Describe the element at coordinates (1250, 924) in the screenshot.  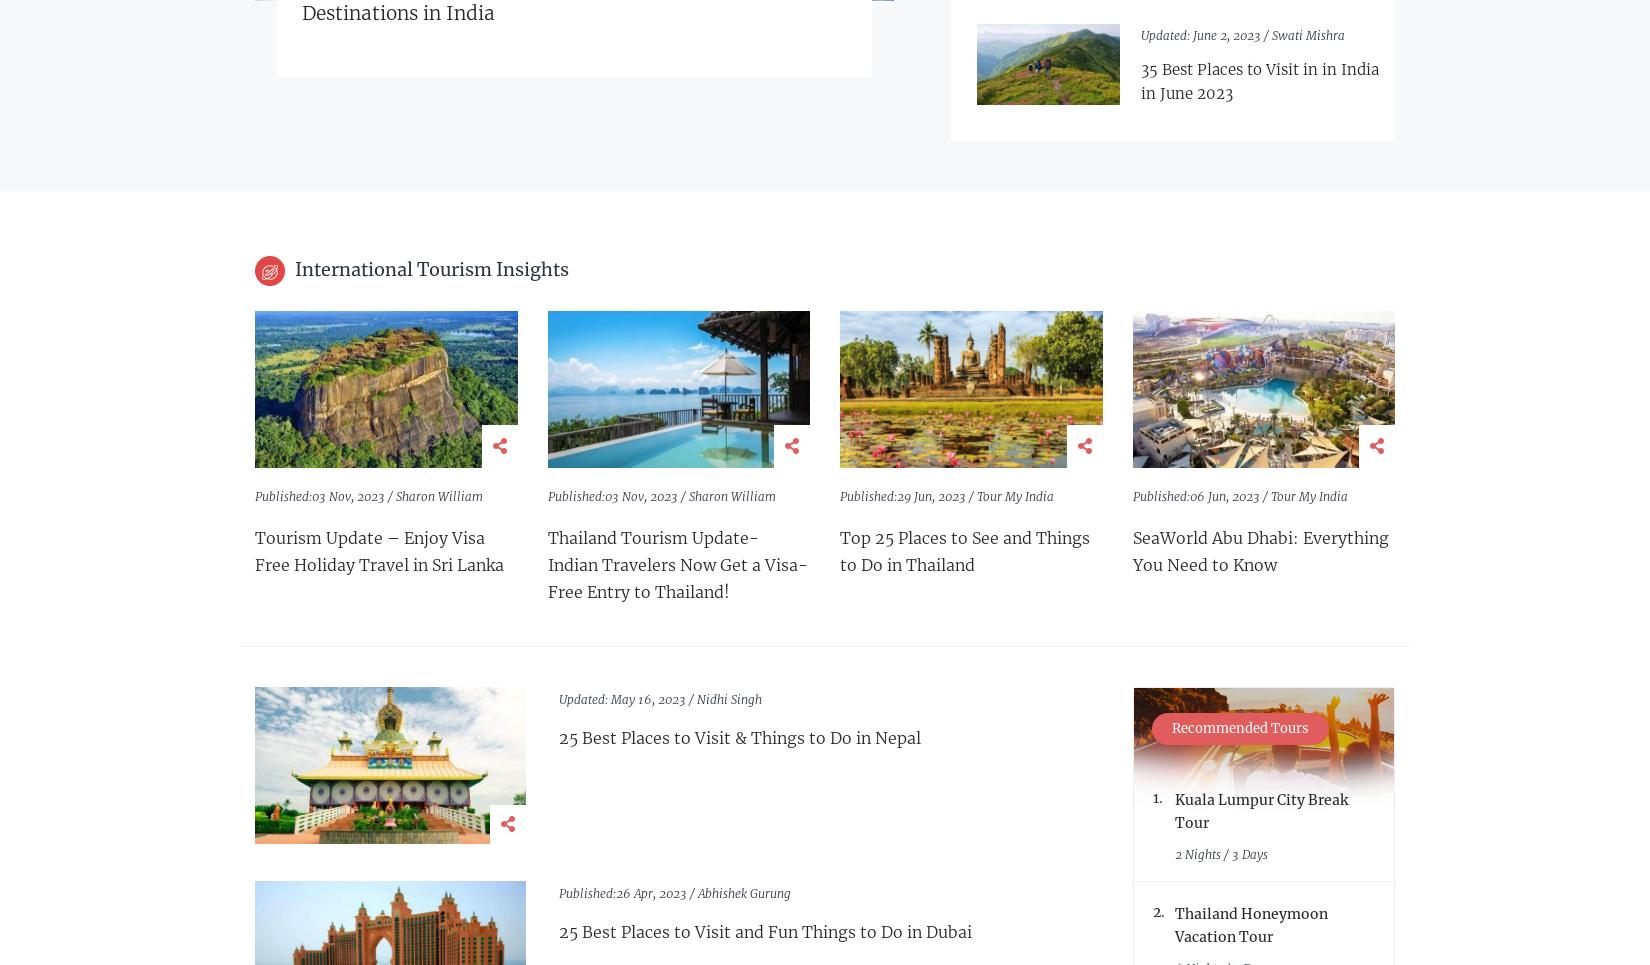
I see `'Thailand Honeymoon Vacation Tour'` at that location.